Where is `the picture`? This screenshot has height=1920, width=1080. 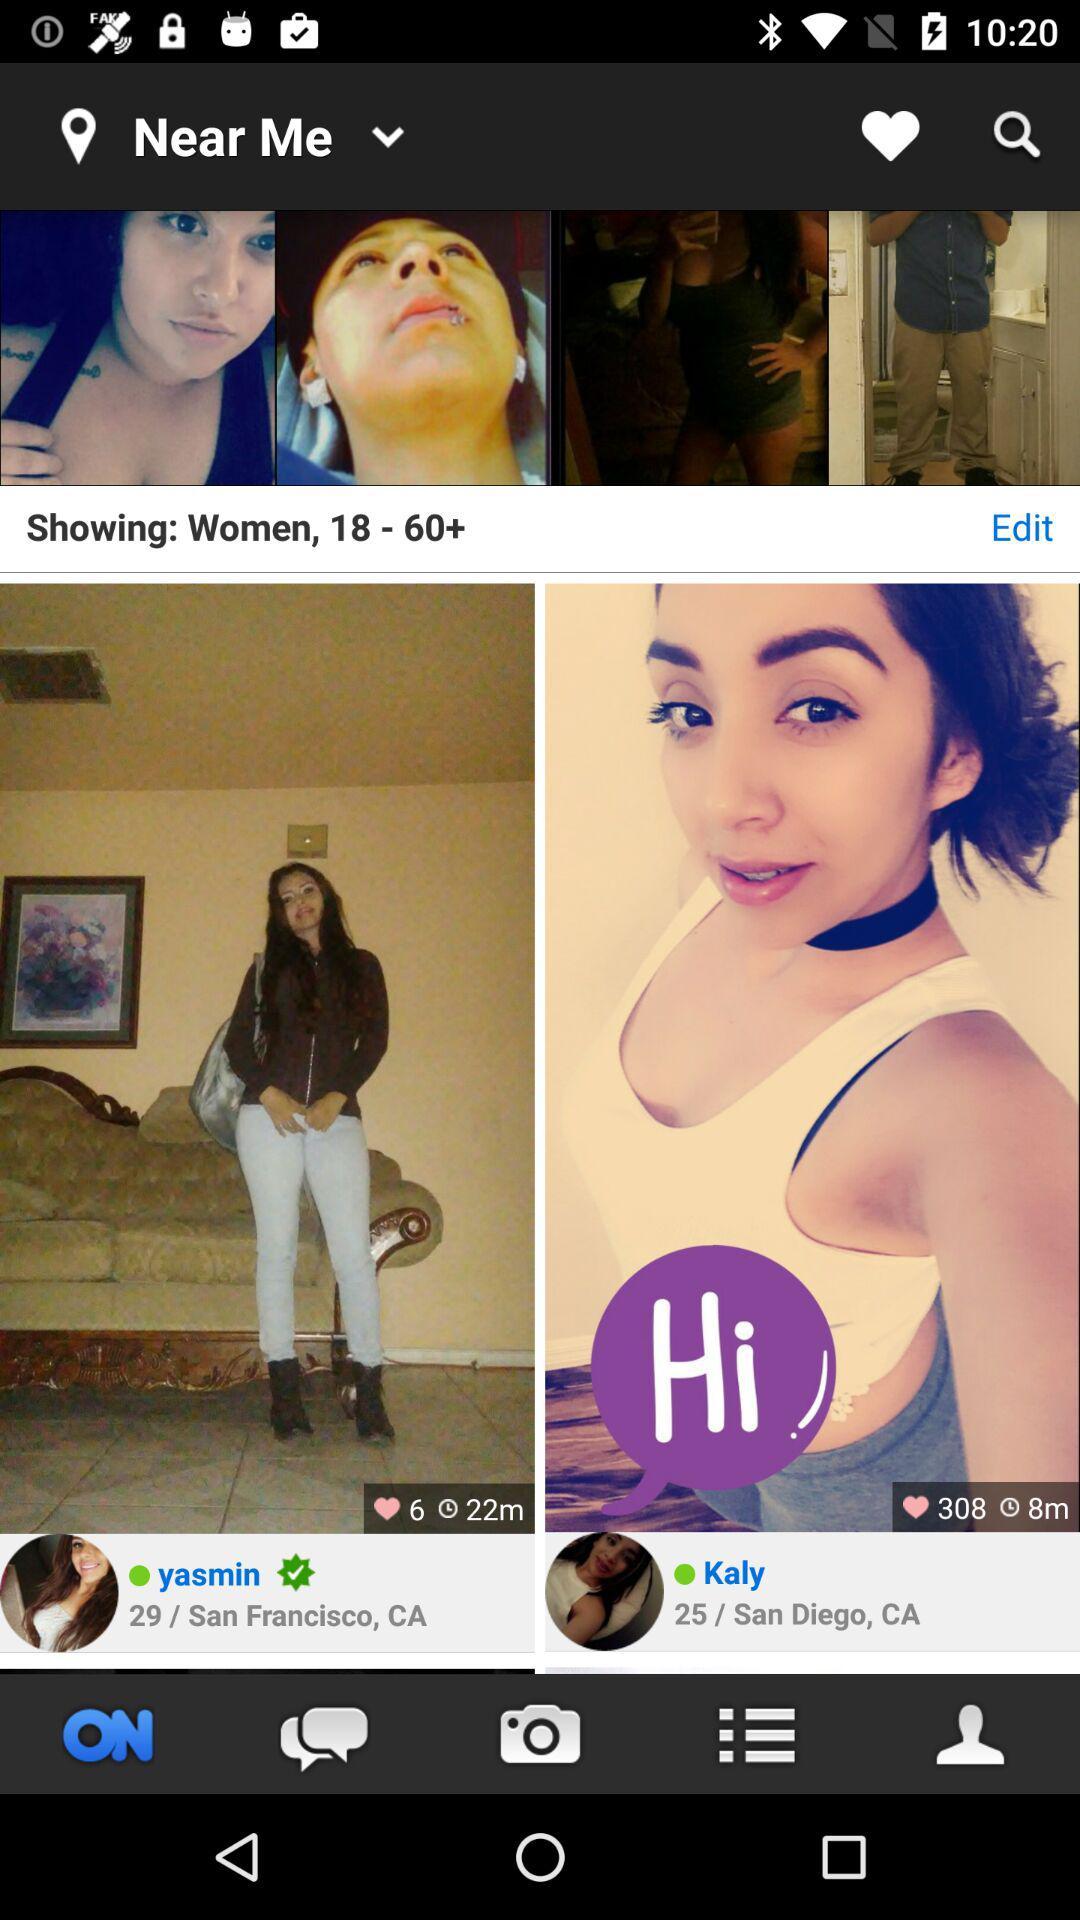 the picture is located at coordinates (689, 347).